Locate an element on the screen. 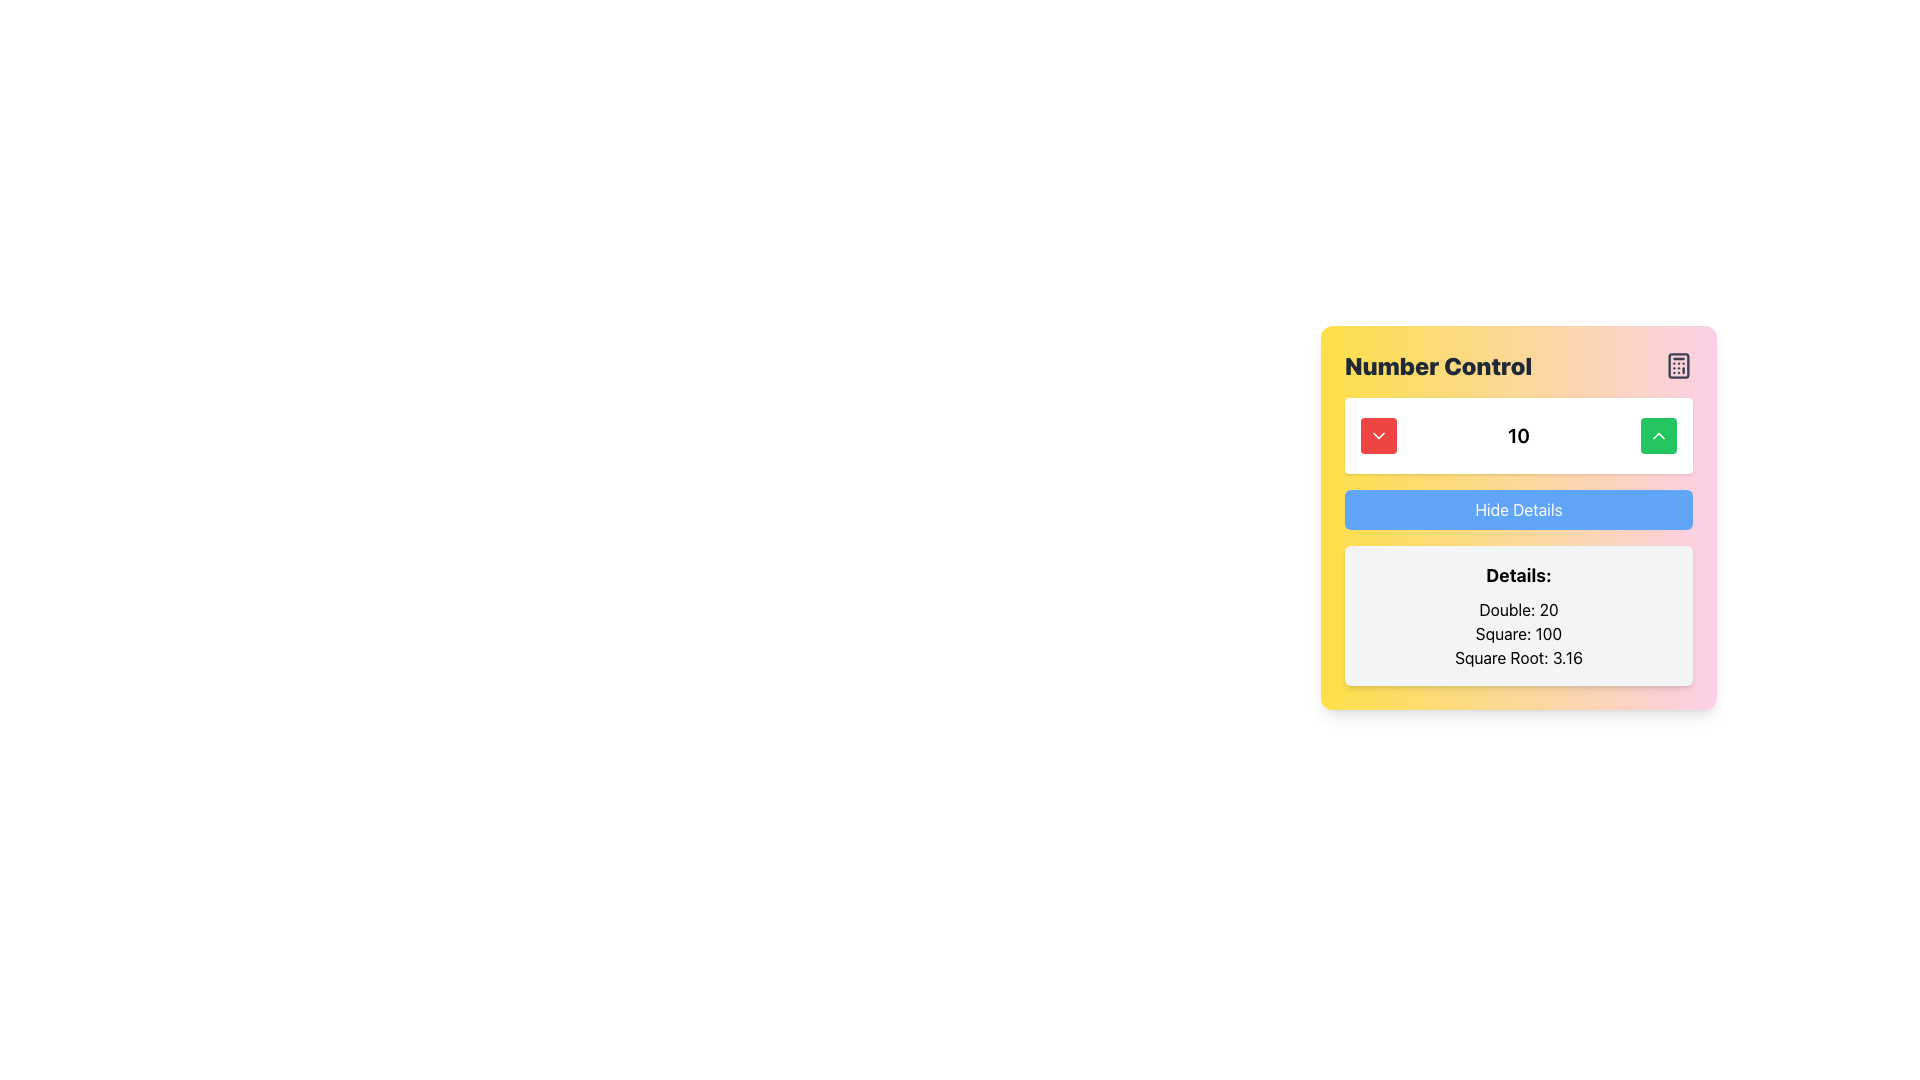 This screenshot has height=1080, width=1920. the square button with a red background and a white downward-pointing chevron symbol is located at coordinates (1377, 434).